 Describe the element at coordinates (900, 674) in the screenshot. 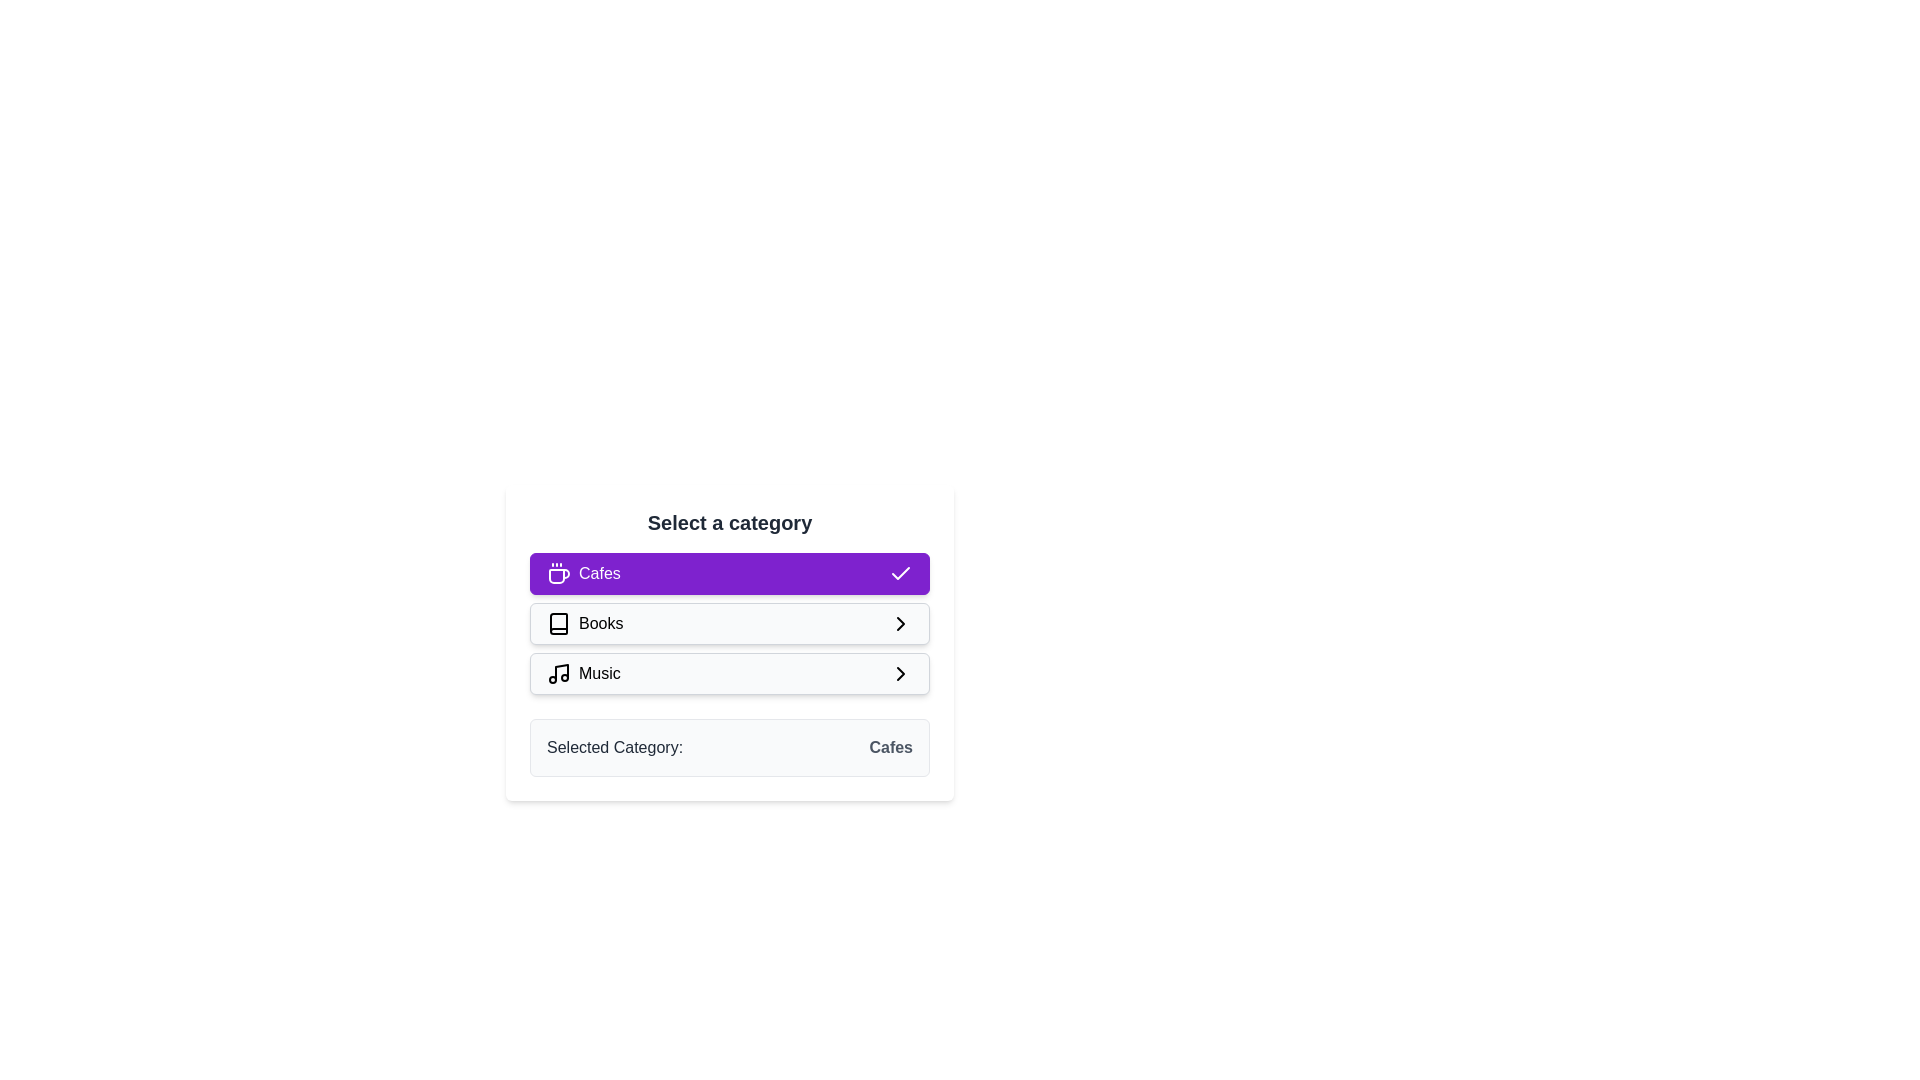

I see `the Right-pointing chevron icon (navigation indicator) located to the far right of the 'Music' entry in the vertical list of selectable categories` at that location.